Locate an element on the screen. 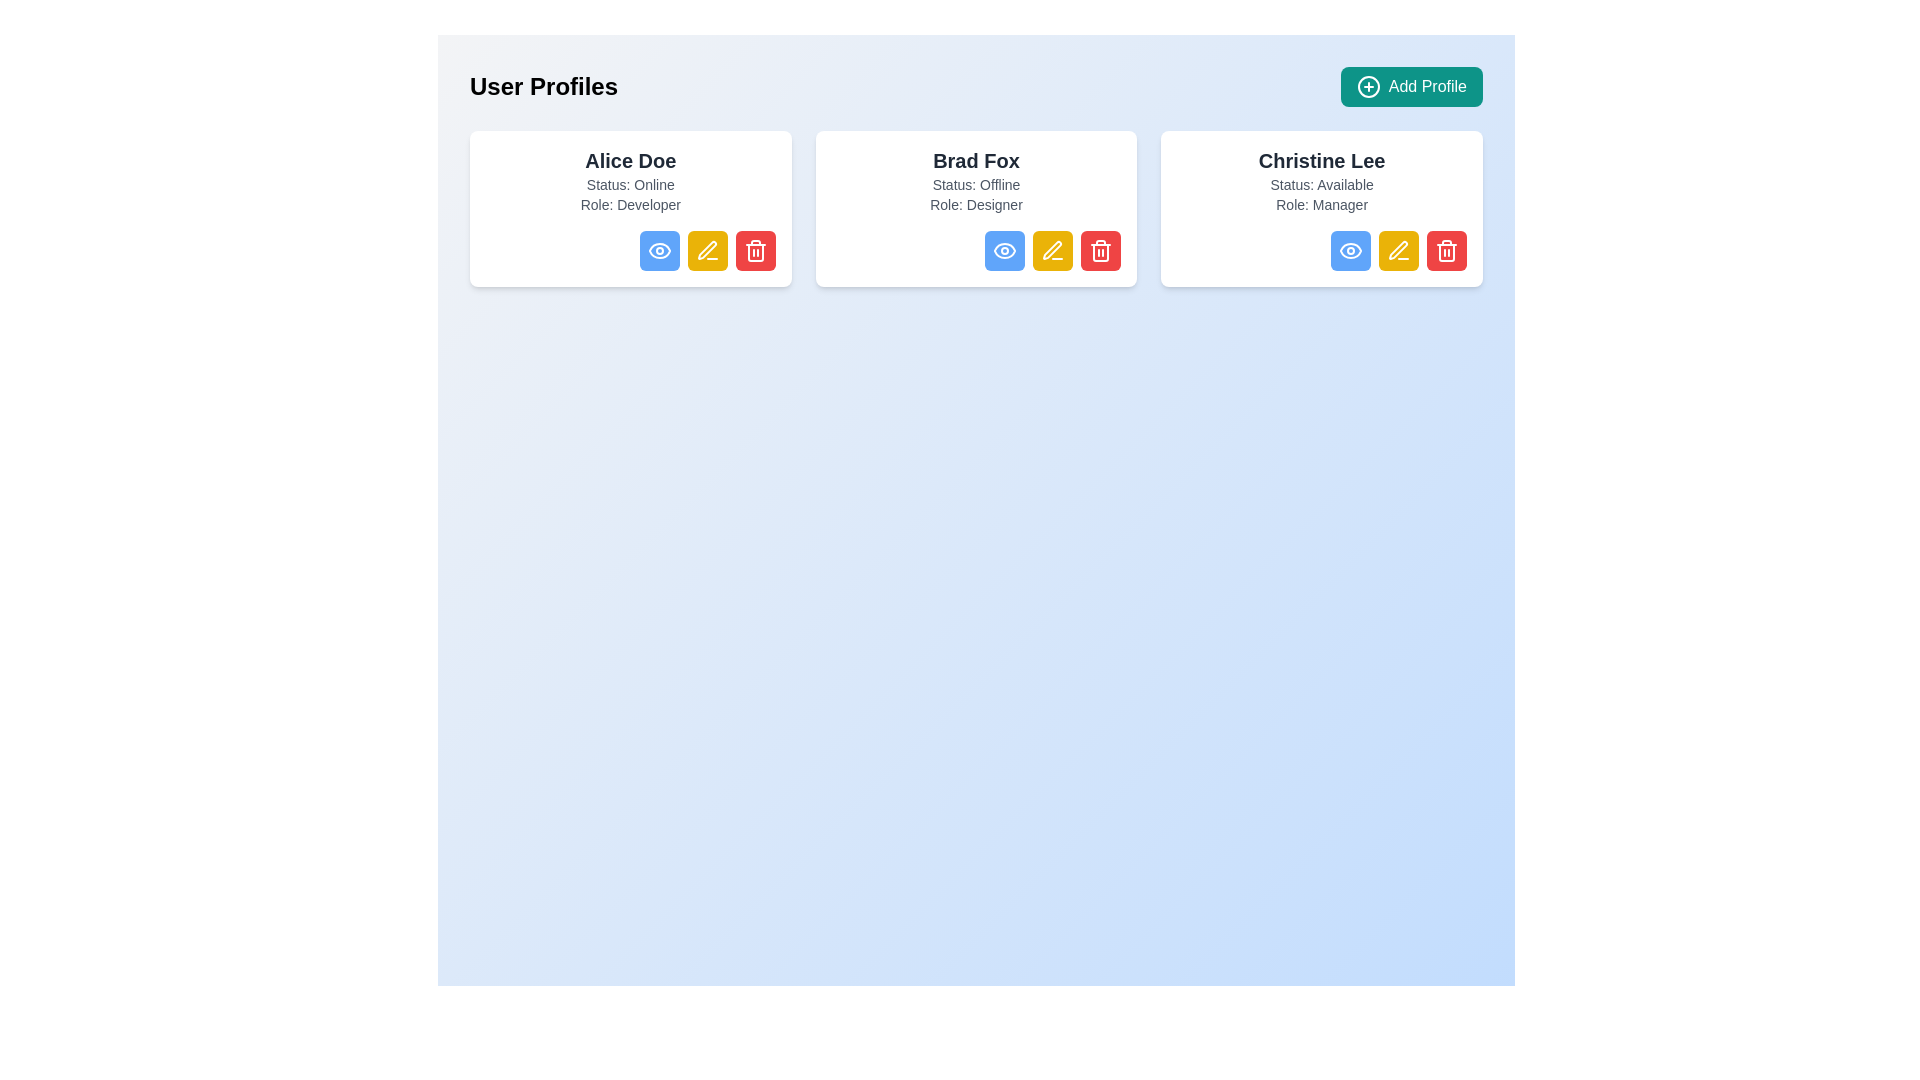  the trash can icon, which signifies a delete action, located in the horizontal row of action buttons under the 'Brad Fox' user profile card is located at coordinates (1100, 252).